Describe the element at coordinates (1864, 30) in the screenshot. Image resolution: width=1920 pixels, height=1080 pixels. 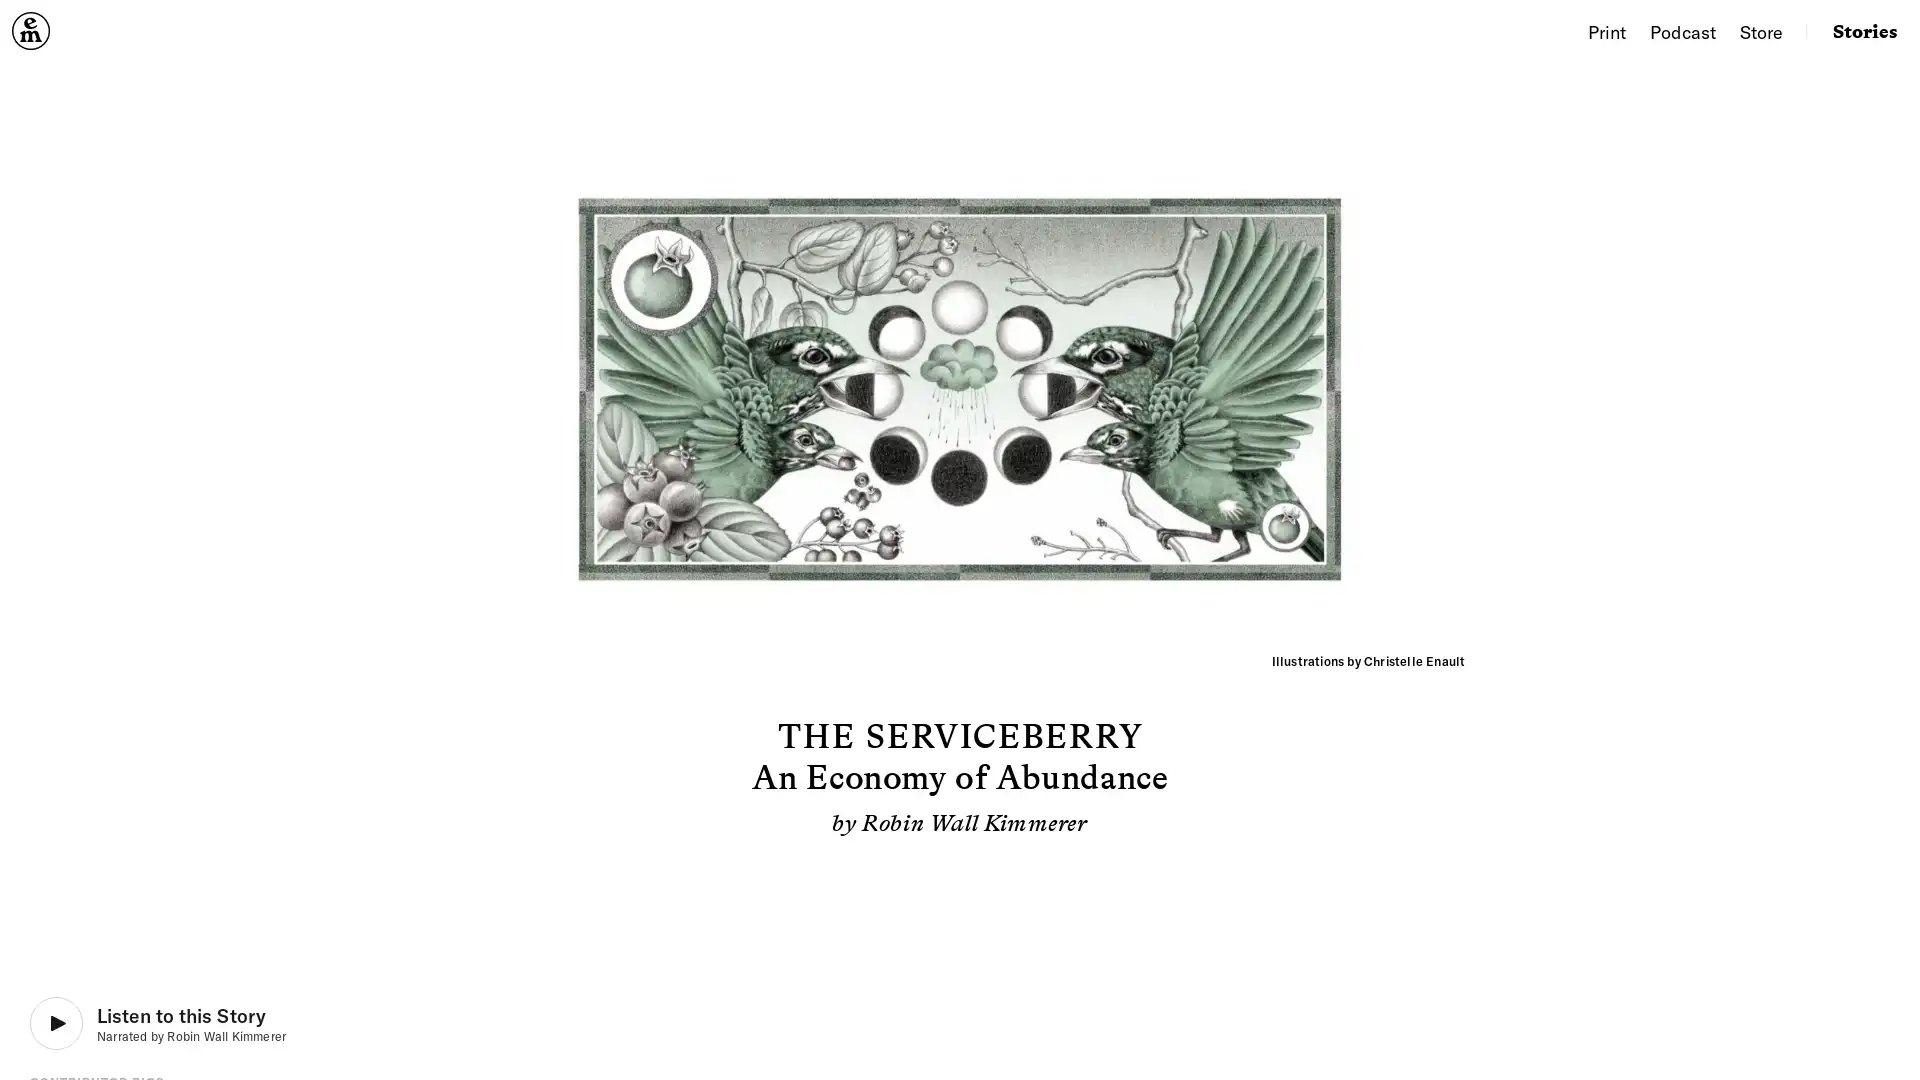
I see `Stories` at that location.